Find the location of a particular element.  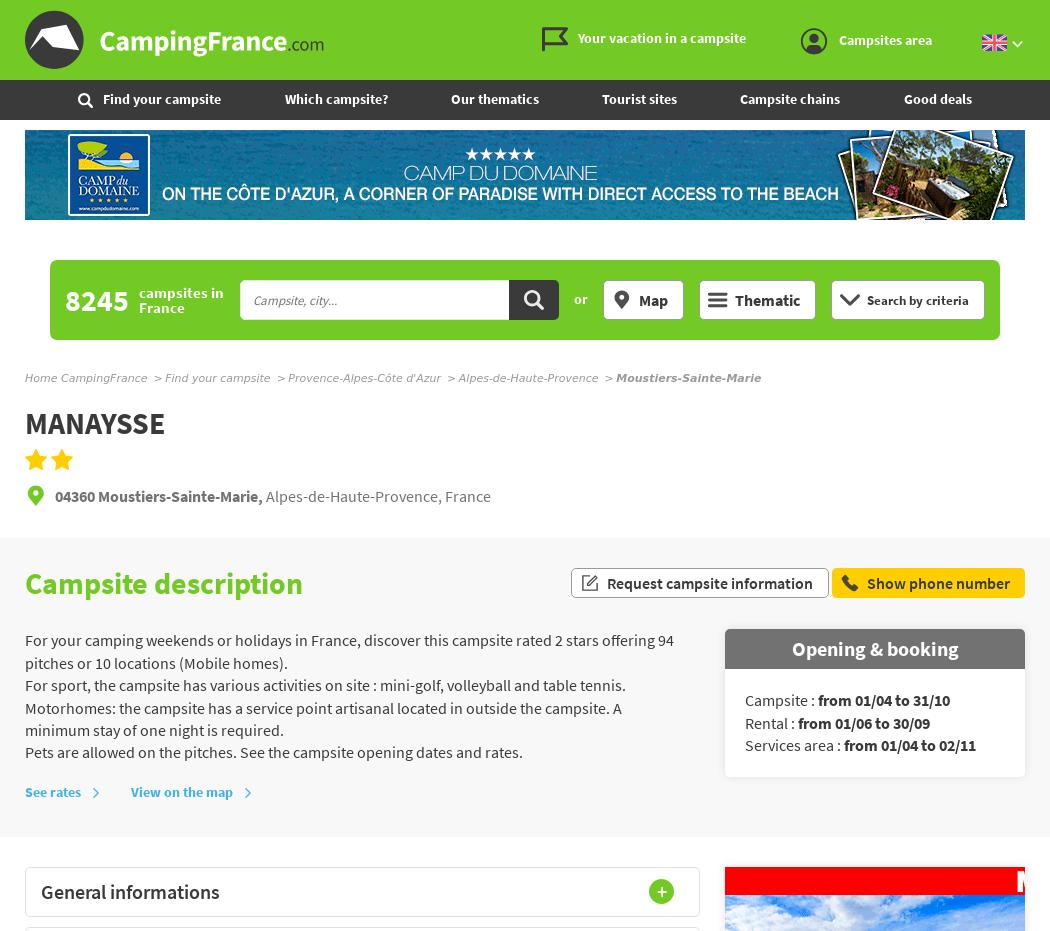

'Campsite chains' is located at coordinates (789, 98).